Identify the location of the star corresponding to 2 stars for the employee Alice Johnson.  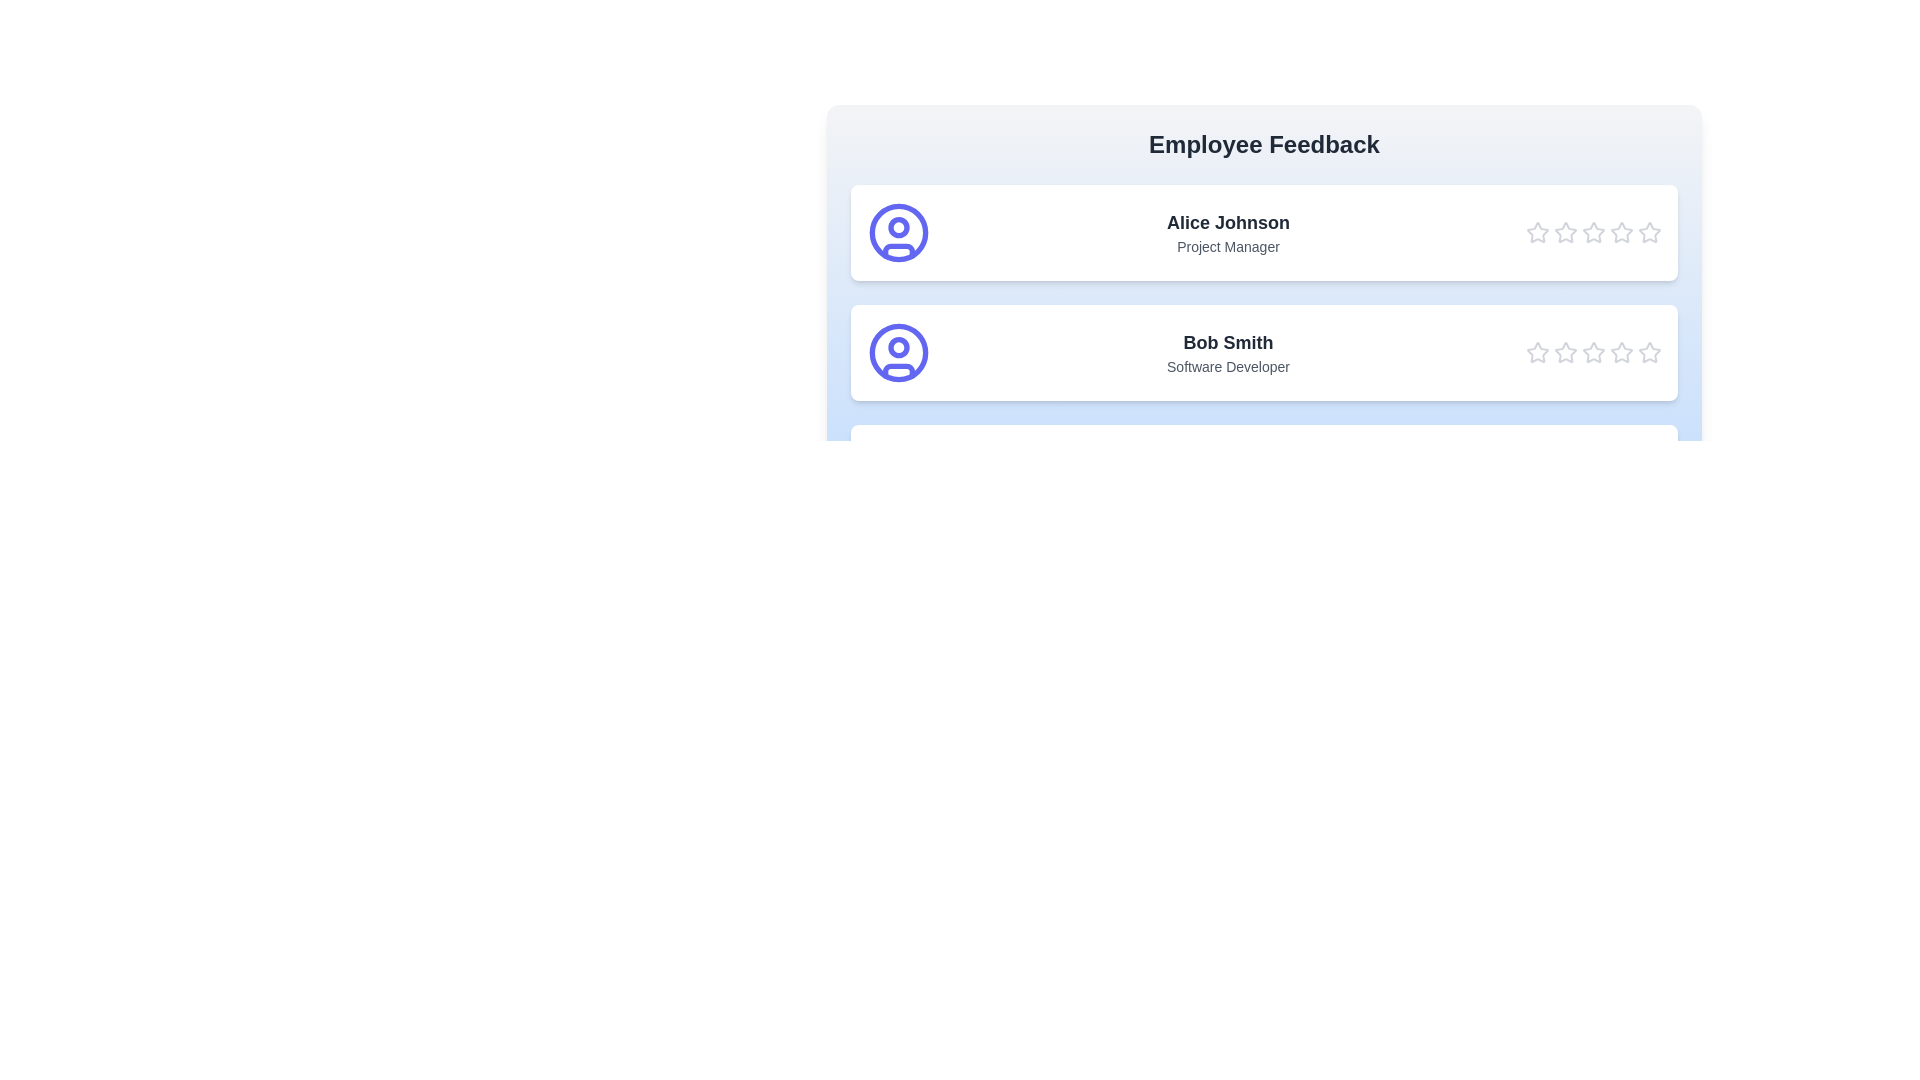
(1564, 231).